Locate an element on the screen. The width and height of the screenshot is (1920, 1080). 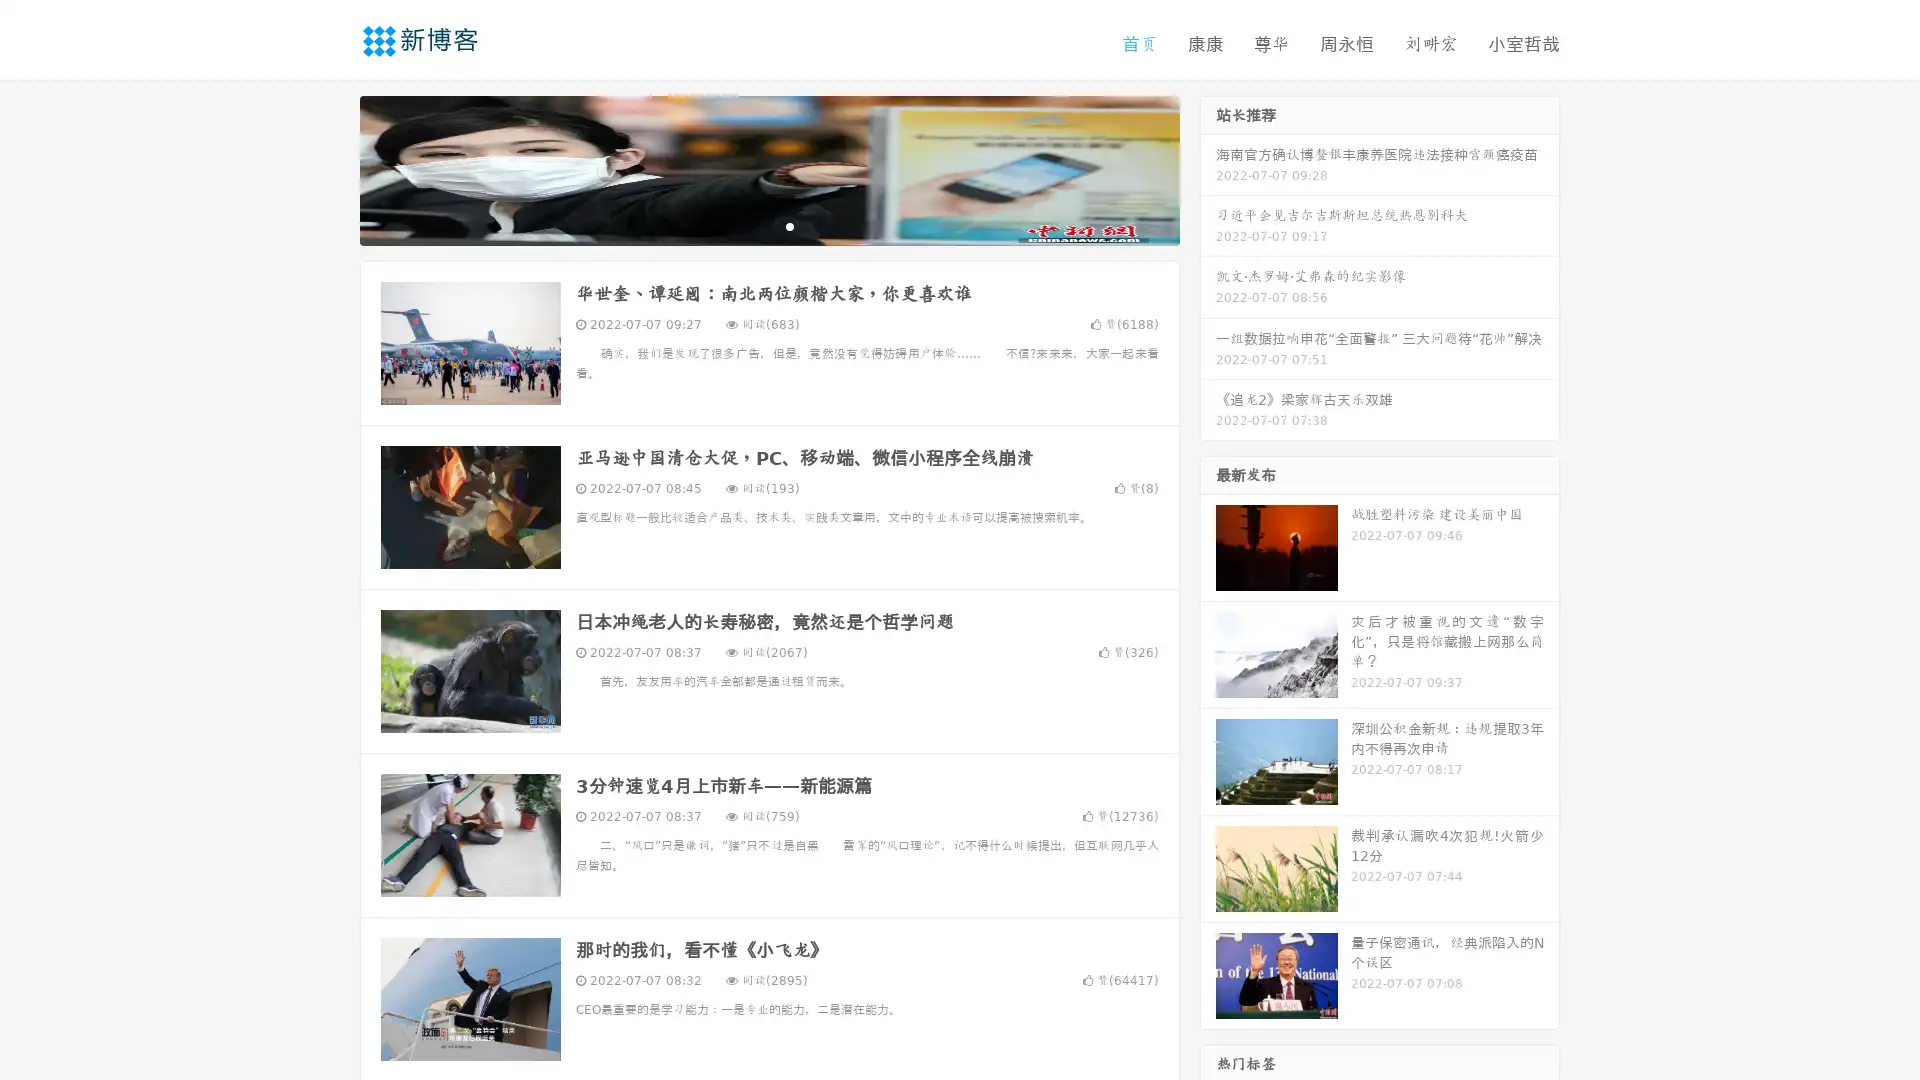
Previous slide is located at coordinates (330, 168).